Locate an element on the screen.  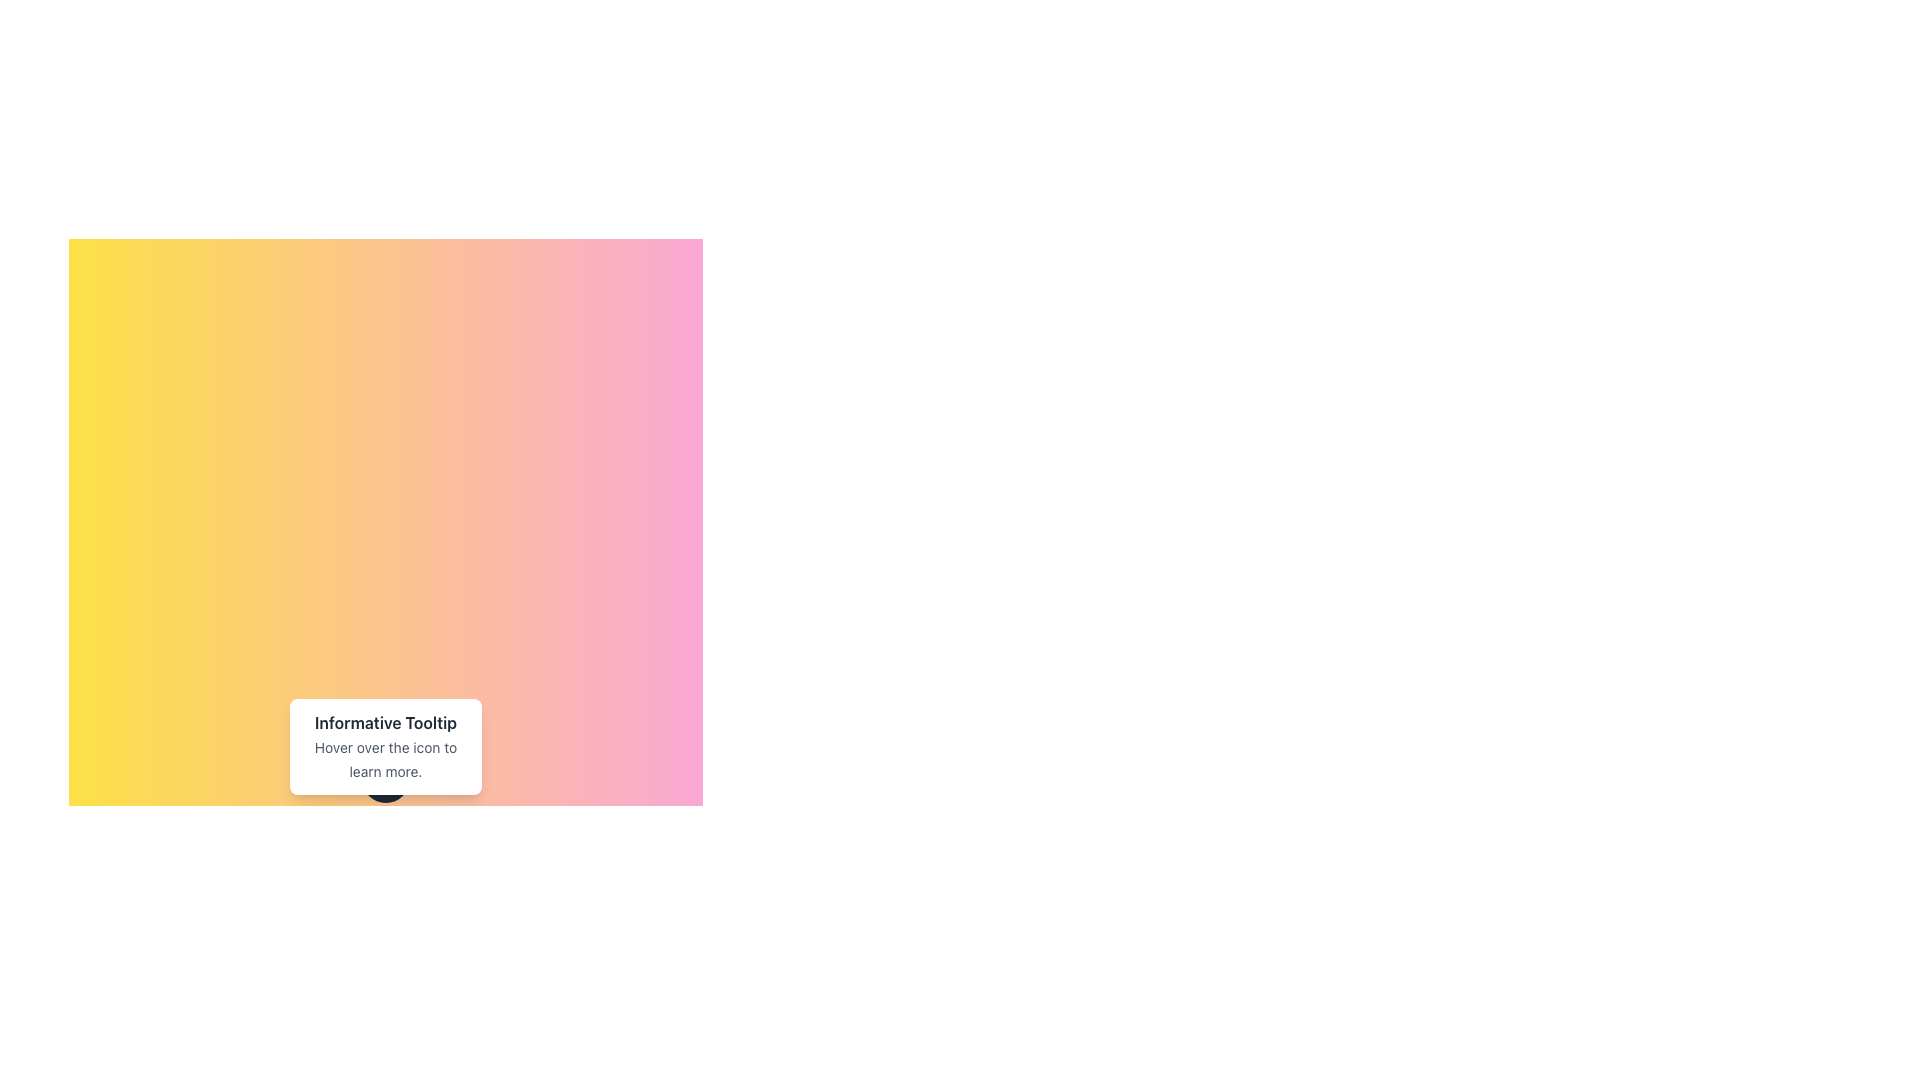
the text label that reads 'Informative Tooltip', which is styled with bold font and dark gray color, located within a tooltip box above the text 'Hover over the icon to learn more.' is located at coordinates (385, 722).